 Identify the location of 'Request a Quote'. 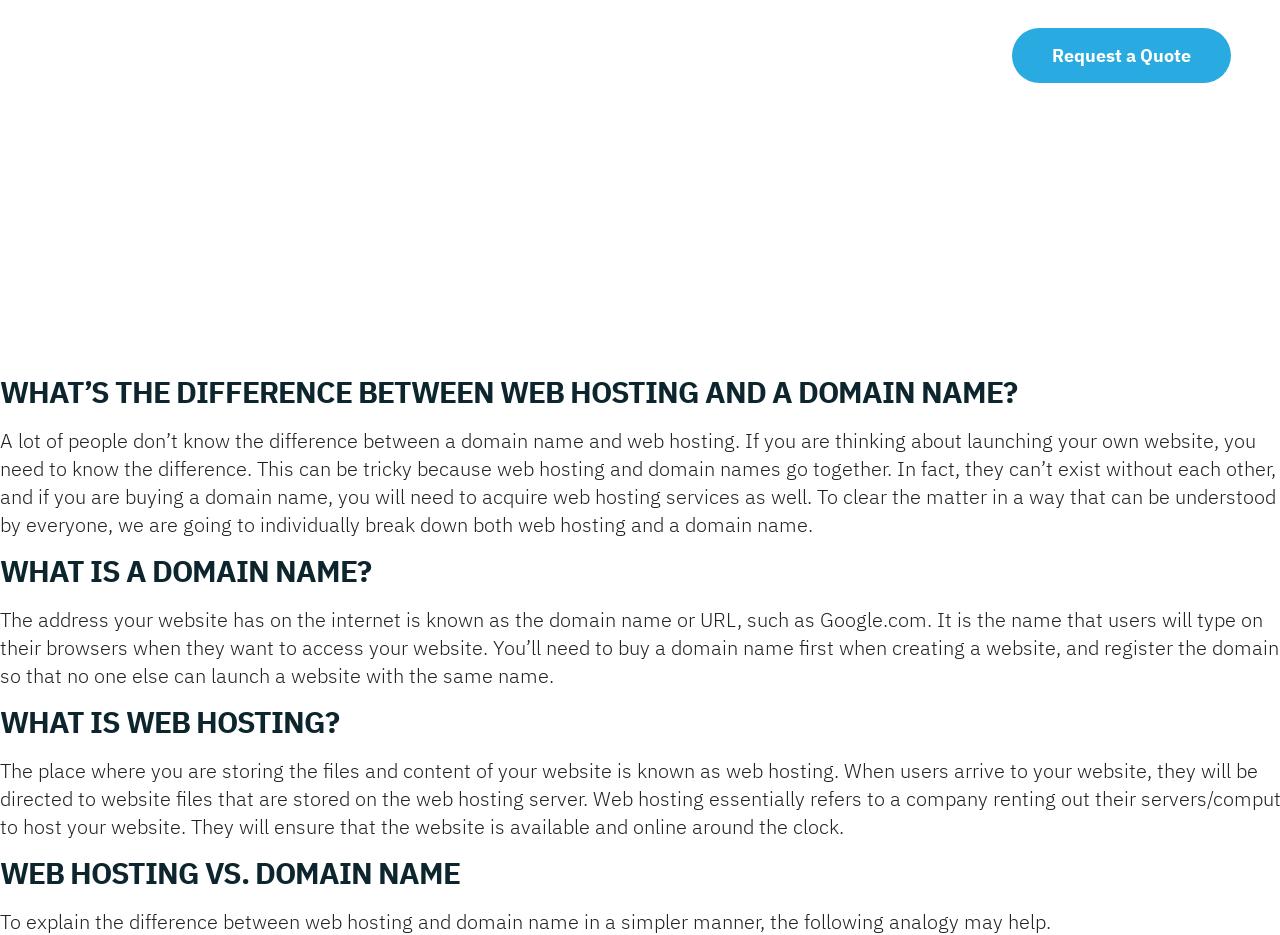
(1121, 55).